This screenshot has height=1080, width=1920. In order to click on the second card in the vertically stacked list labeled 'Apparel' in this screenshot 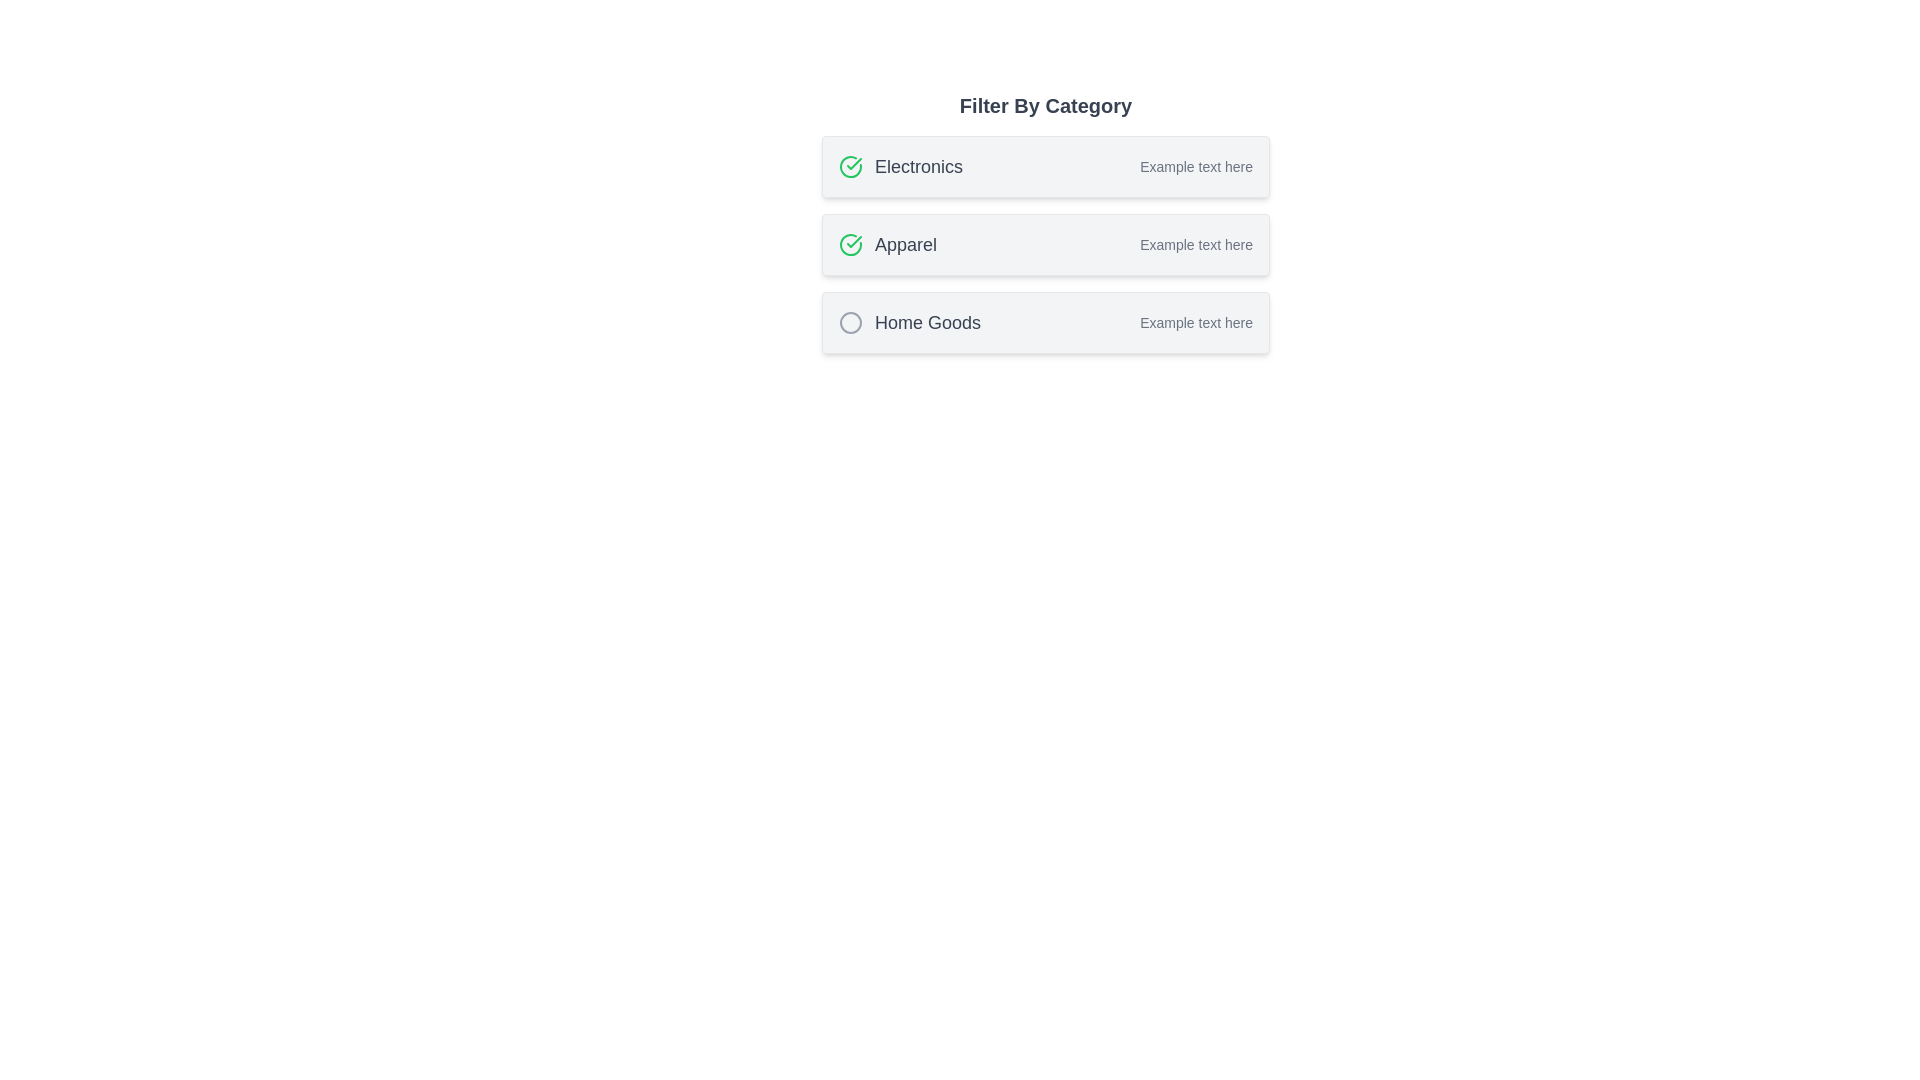, I will do `click(1045, 223)`.